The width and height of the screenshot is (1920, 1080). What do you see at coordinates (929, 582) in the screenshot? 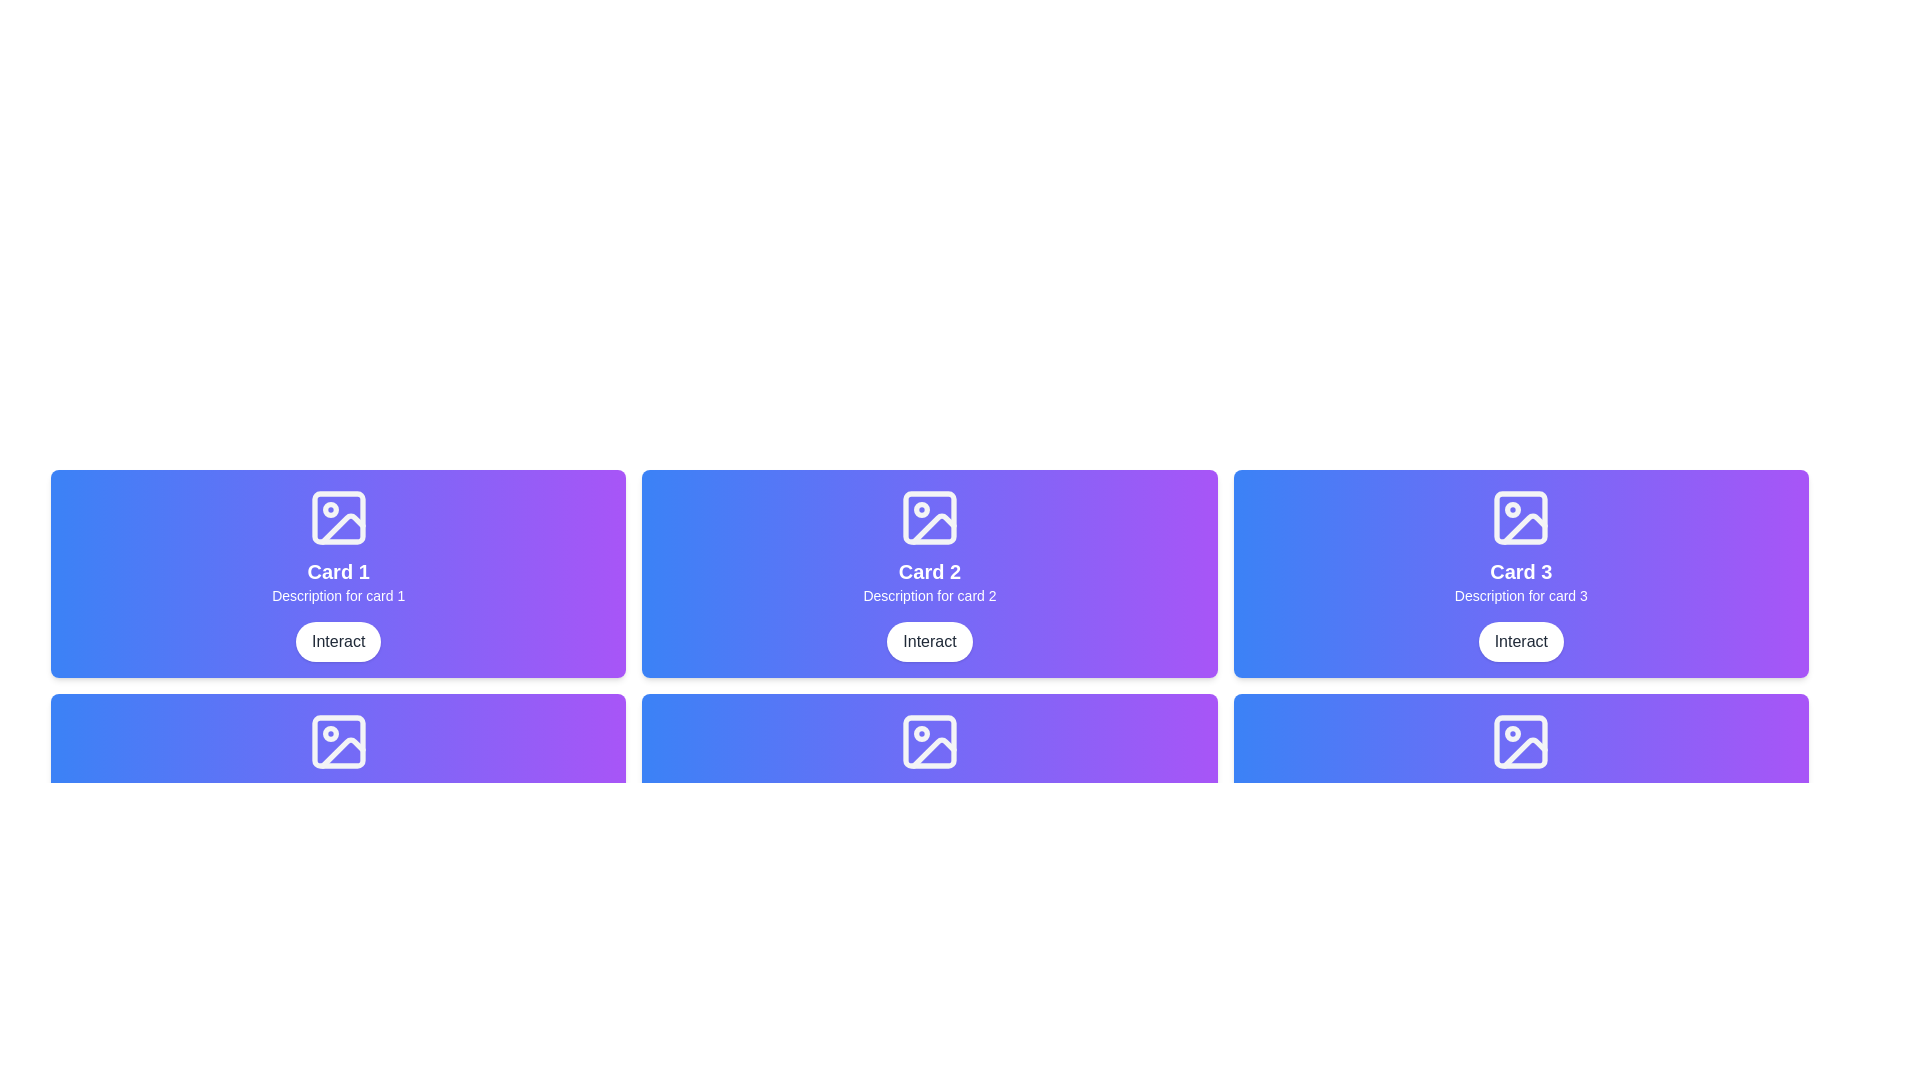
I see `the multi-line text display located in the middle card of three horizontal cards, positioned below an icon and above the 'Interact' button` at bounding box center [929, 582].